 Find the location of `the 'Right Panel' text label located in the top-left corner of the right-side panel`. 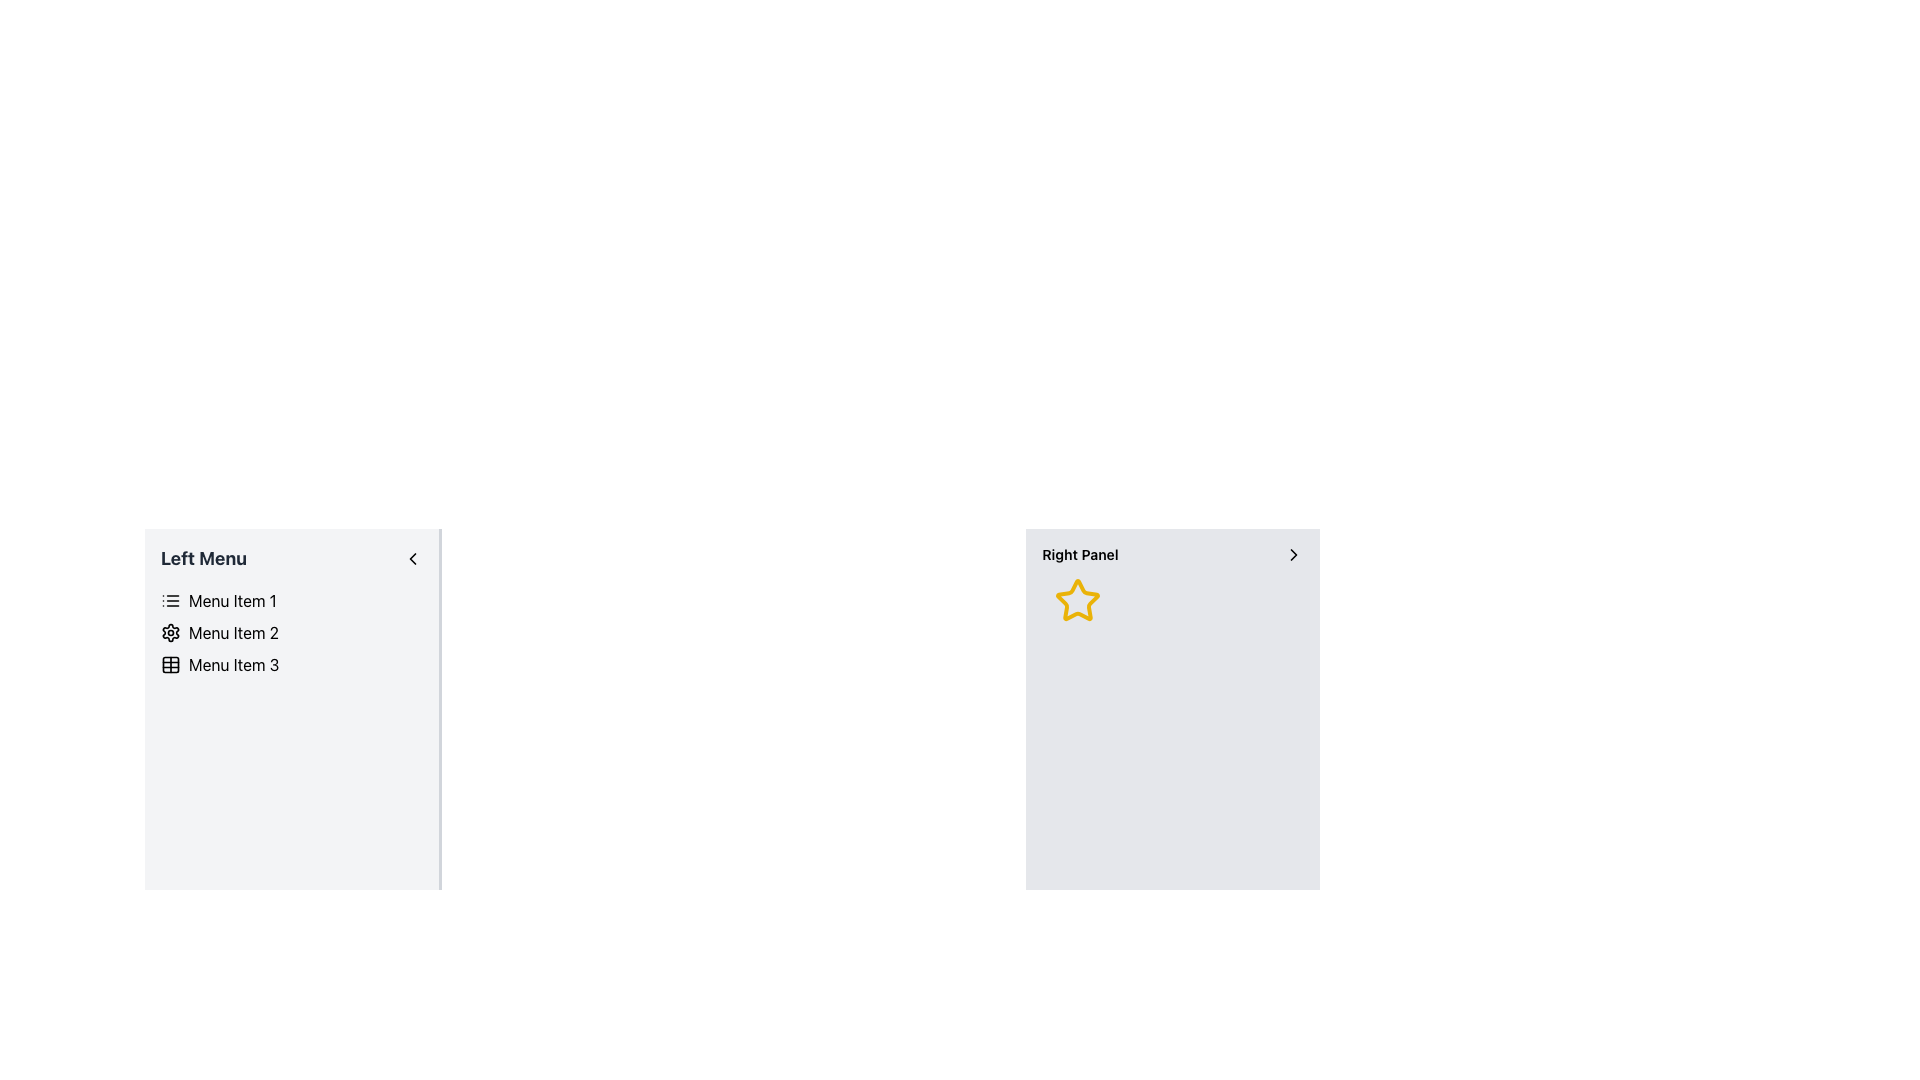

the 'Right Panel' text label located in the top-left corner of the right-side panel is located at coordinates (1079, 555).